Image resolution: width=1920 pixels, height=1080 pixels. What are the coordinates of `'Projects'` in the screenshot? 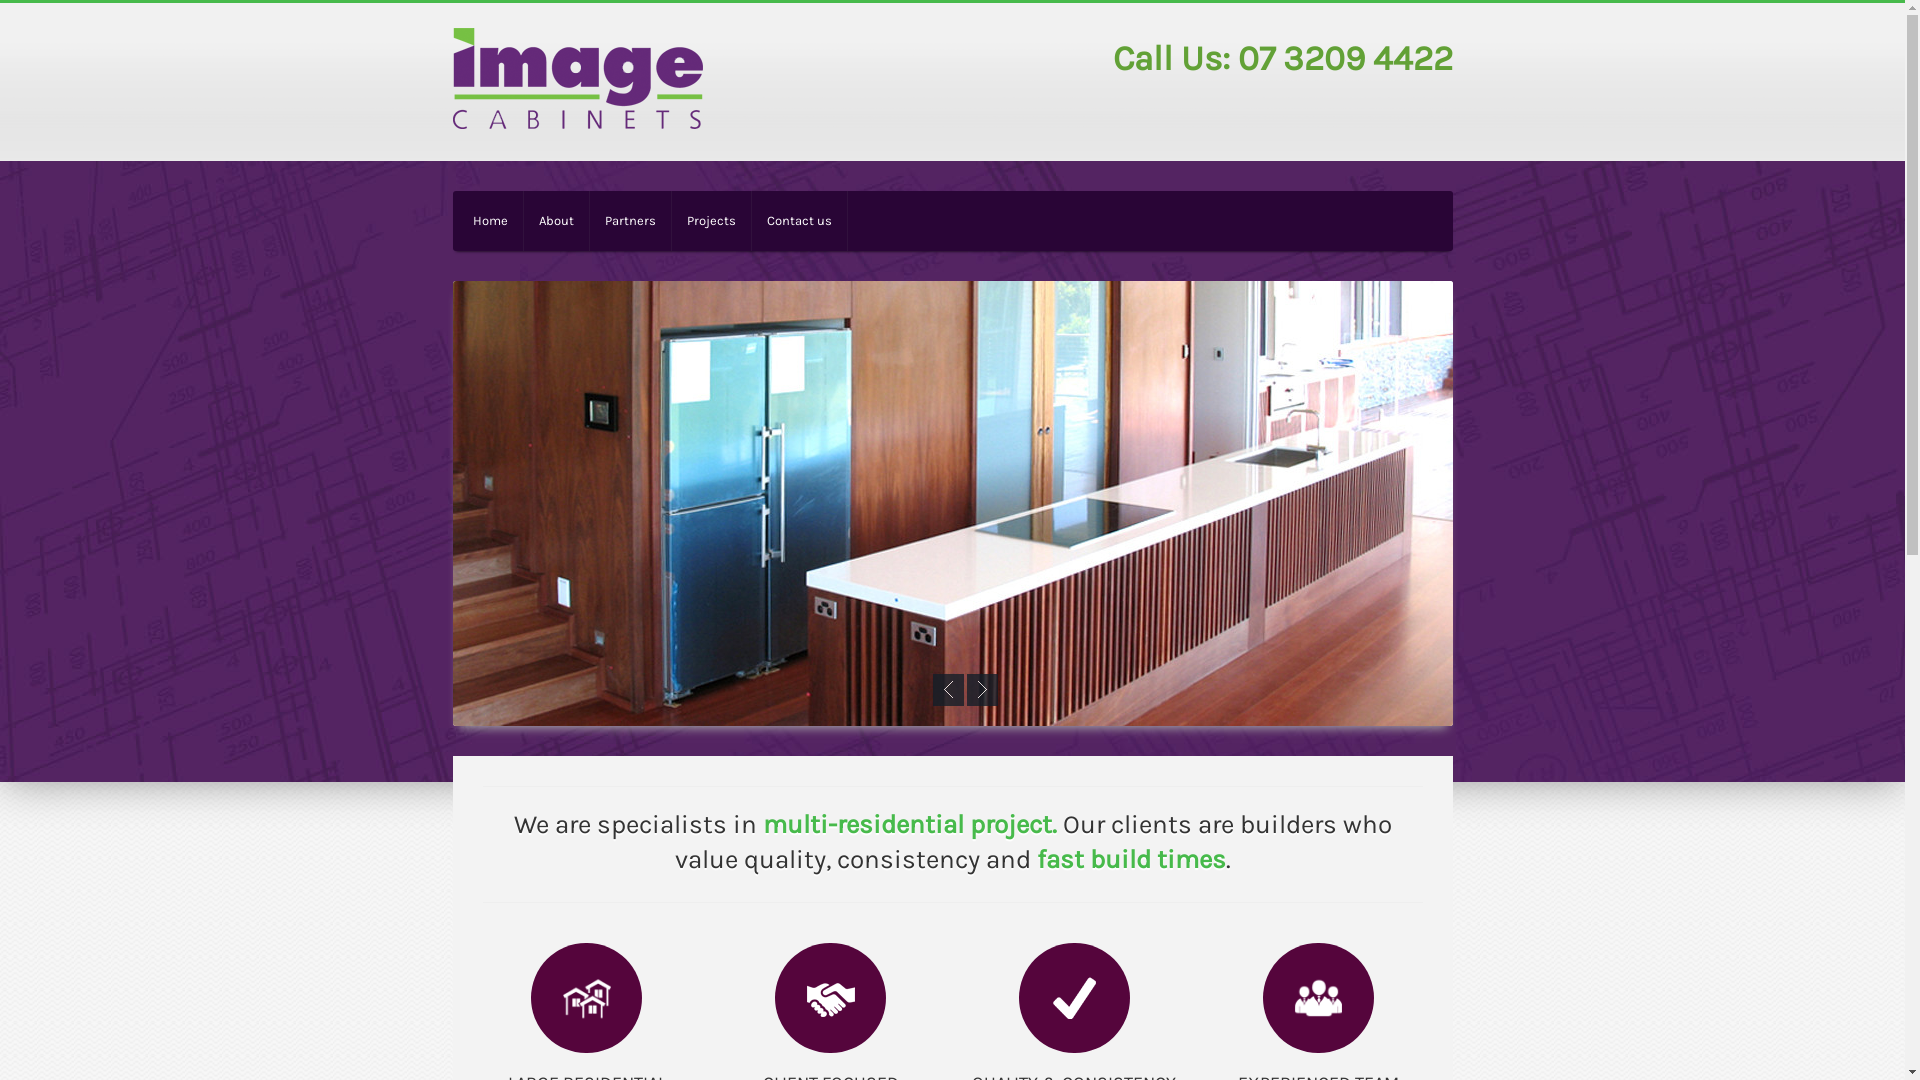 It's located at (711, 219).